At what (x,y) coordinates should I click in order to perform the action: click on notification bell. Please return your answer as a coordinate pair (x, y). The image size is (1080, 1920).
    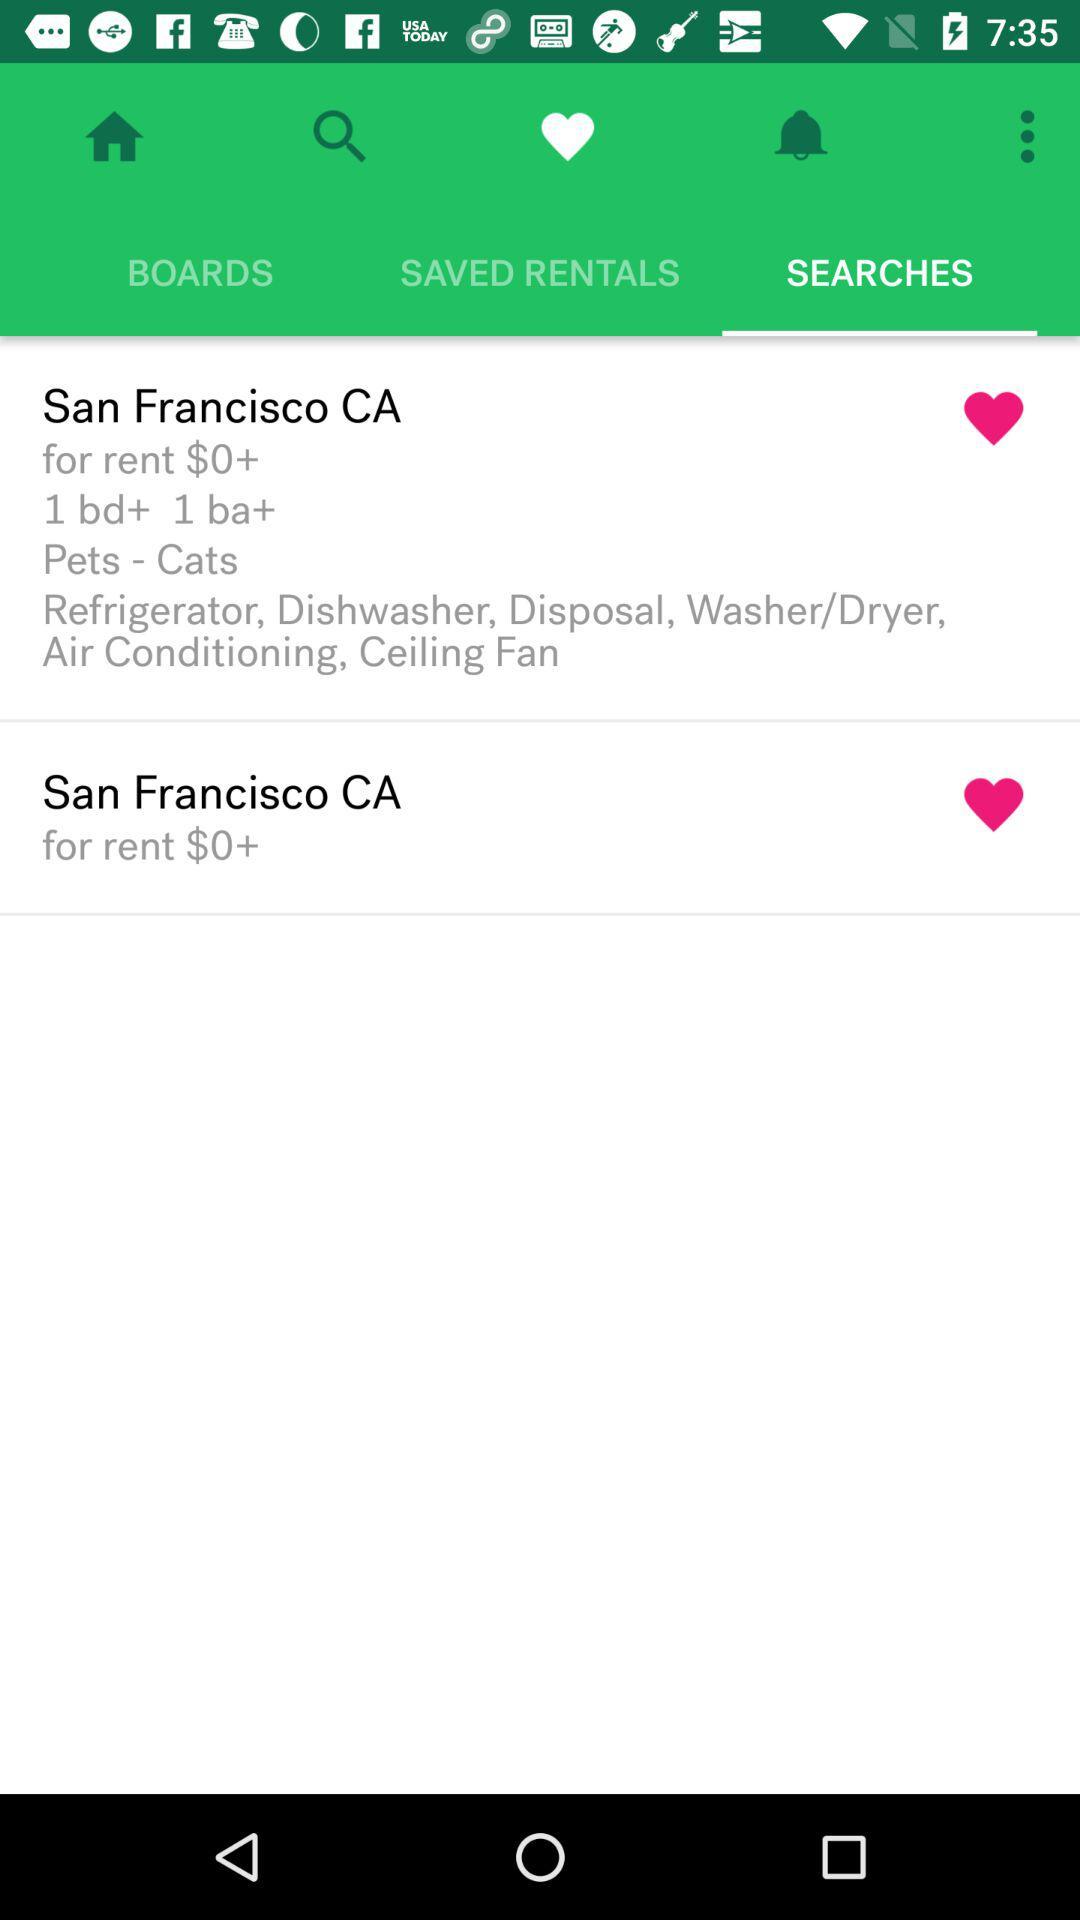
    Looking at the image, I should click on (799, 135).